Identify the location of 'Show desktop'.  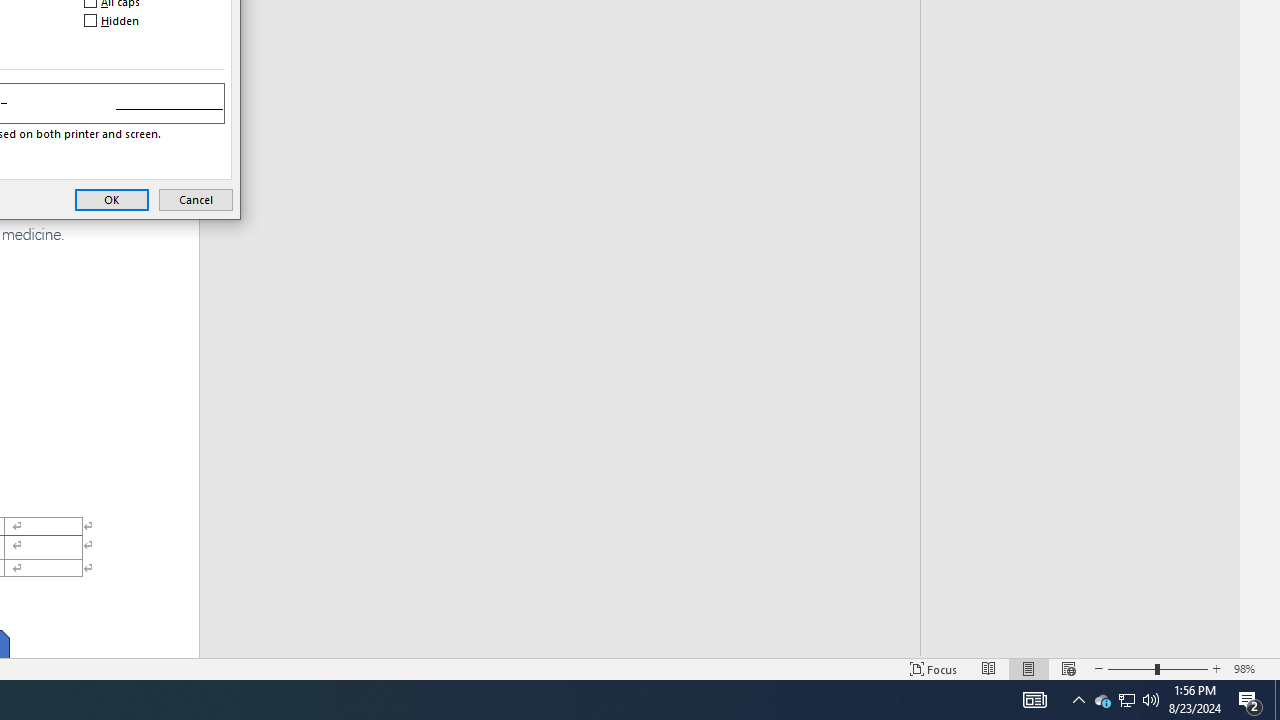
(1276, 698).